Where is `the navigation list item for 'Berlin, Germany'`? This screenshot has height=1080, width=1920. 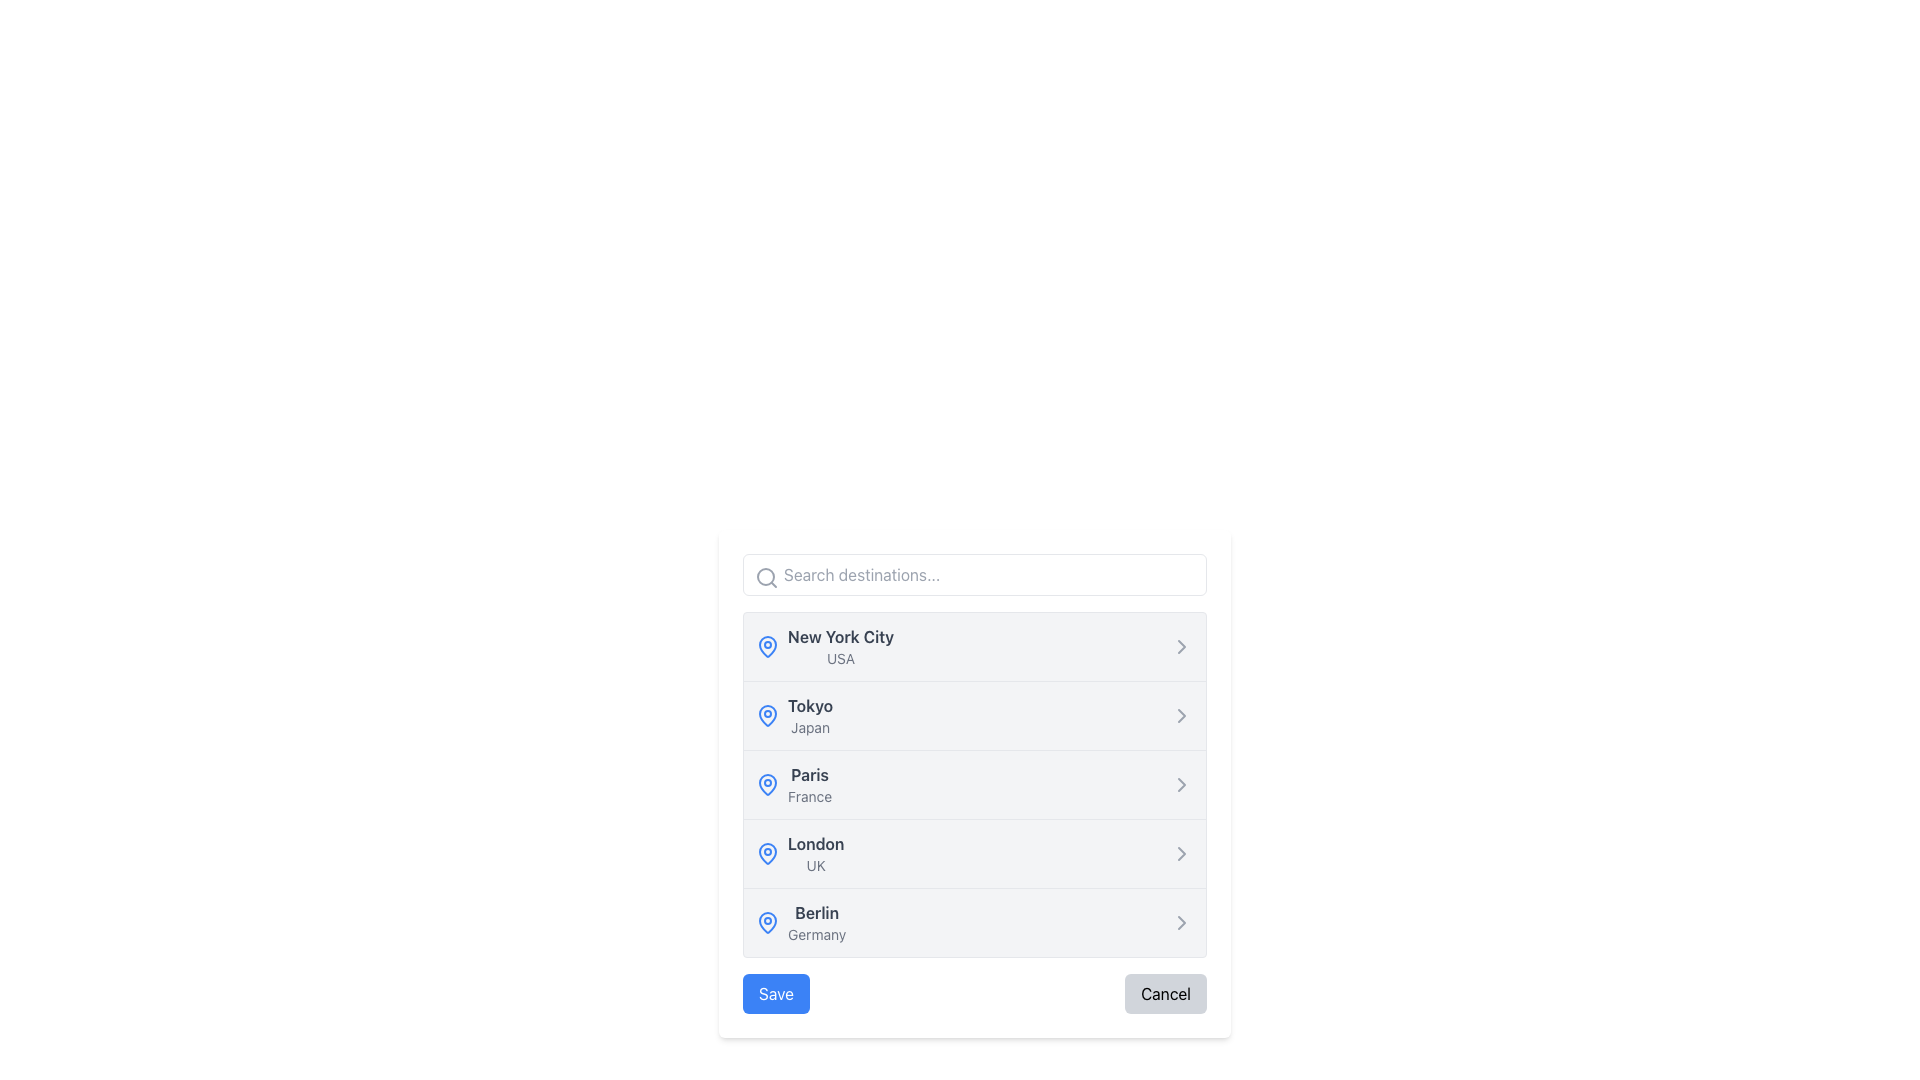 the navigation list item for 'Berlin, Germany' is located at coordinates (801, 922).